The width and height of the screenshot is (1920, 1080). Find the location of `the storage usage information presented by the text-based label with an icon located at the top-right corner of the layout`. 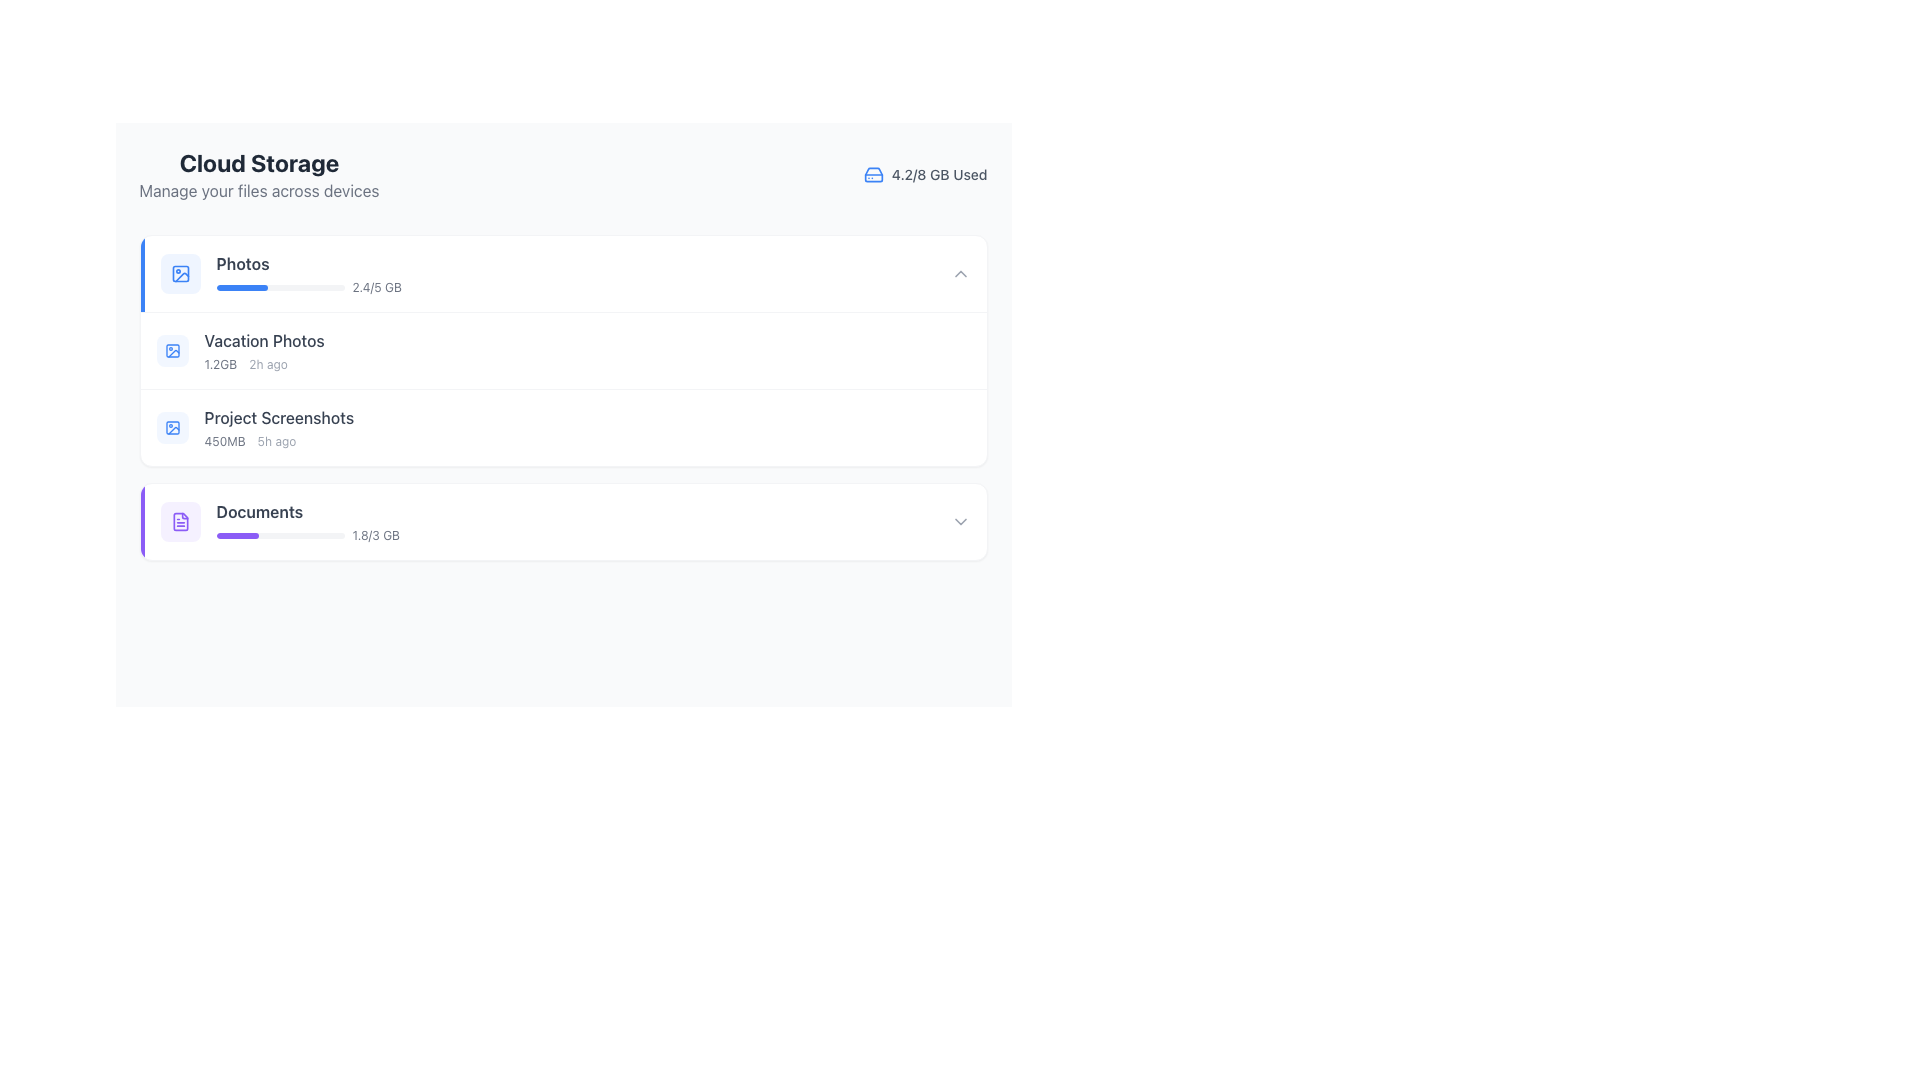

the storage usage information presented by the text-based label with an icon located at the top-right corner of the layout is located at coordinates (924, 173).